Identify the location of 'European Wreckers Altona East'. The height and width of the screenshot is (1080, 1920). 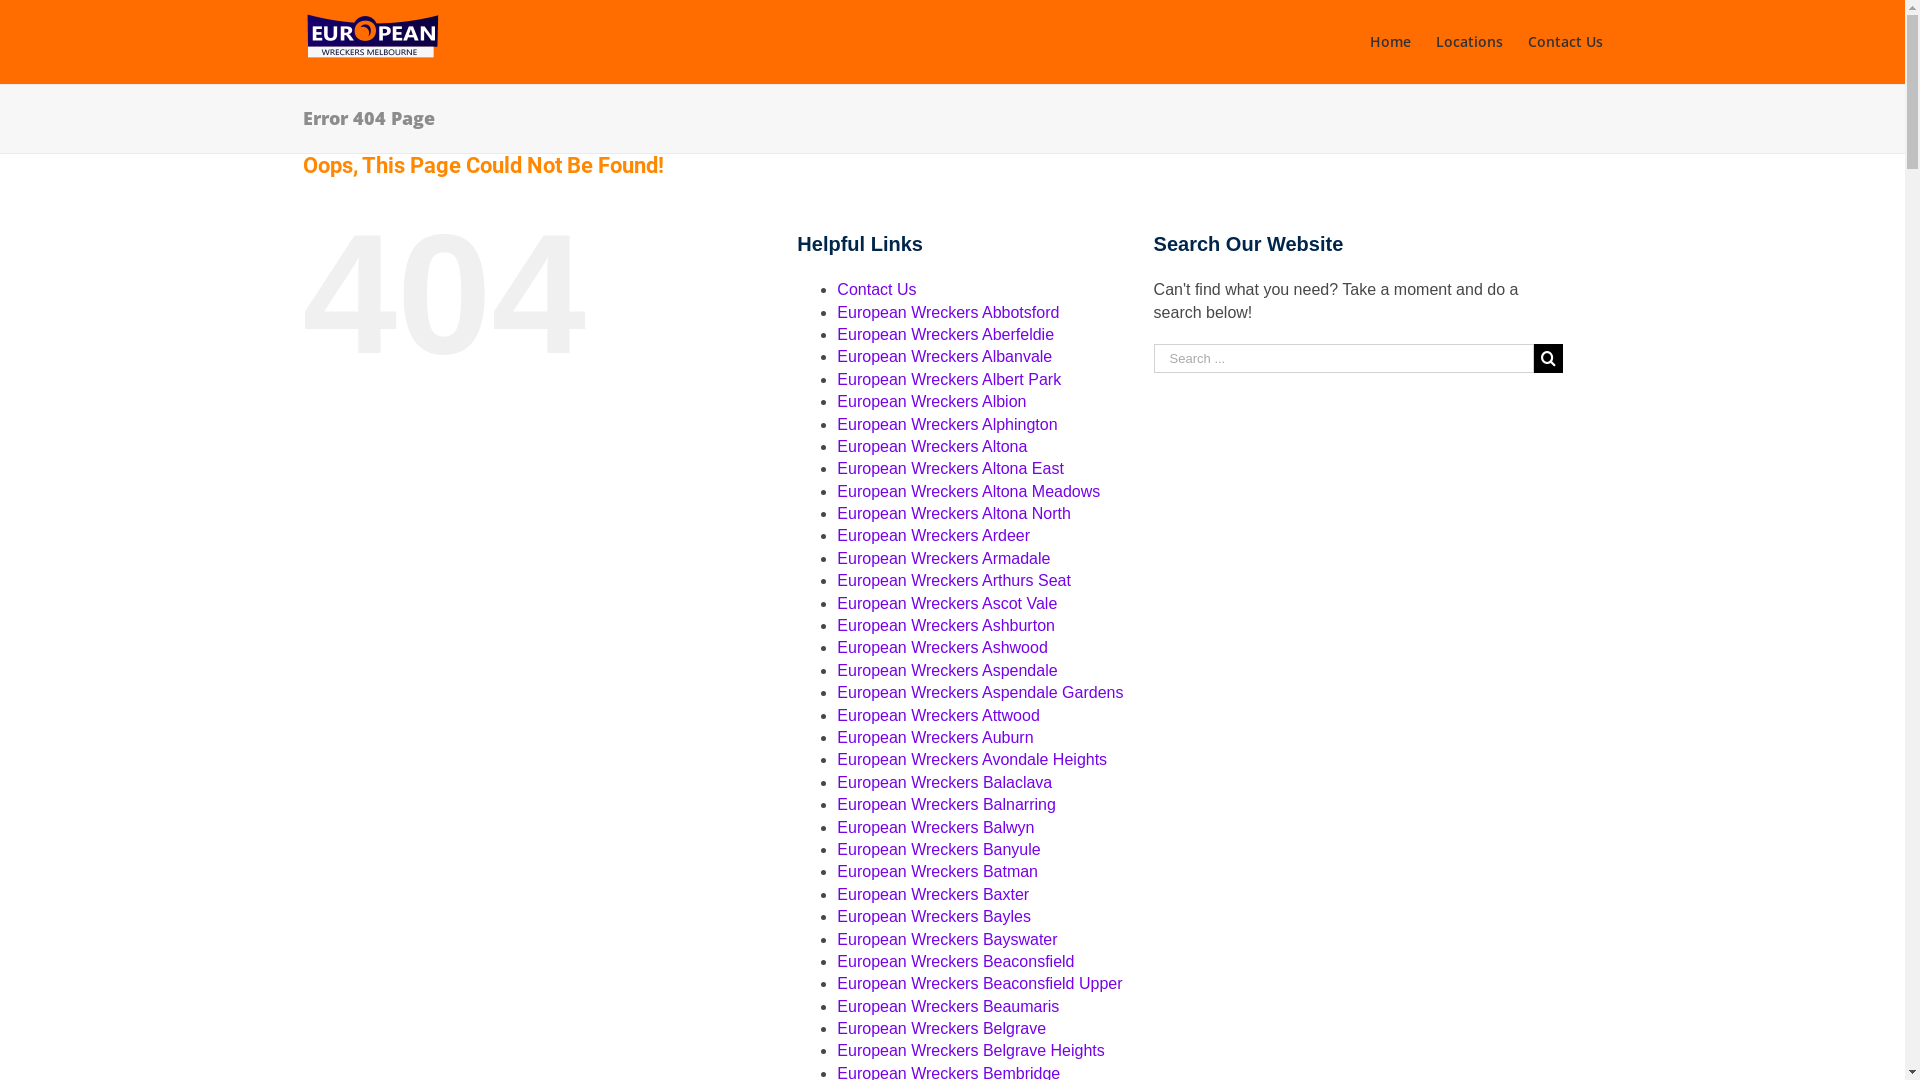
(949, 468).